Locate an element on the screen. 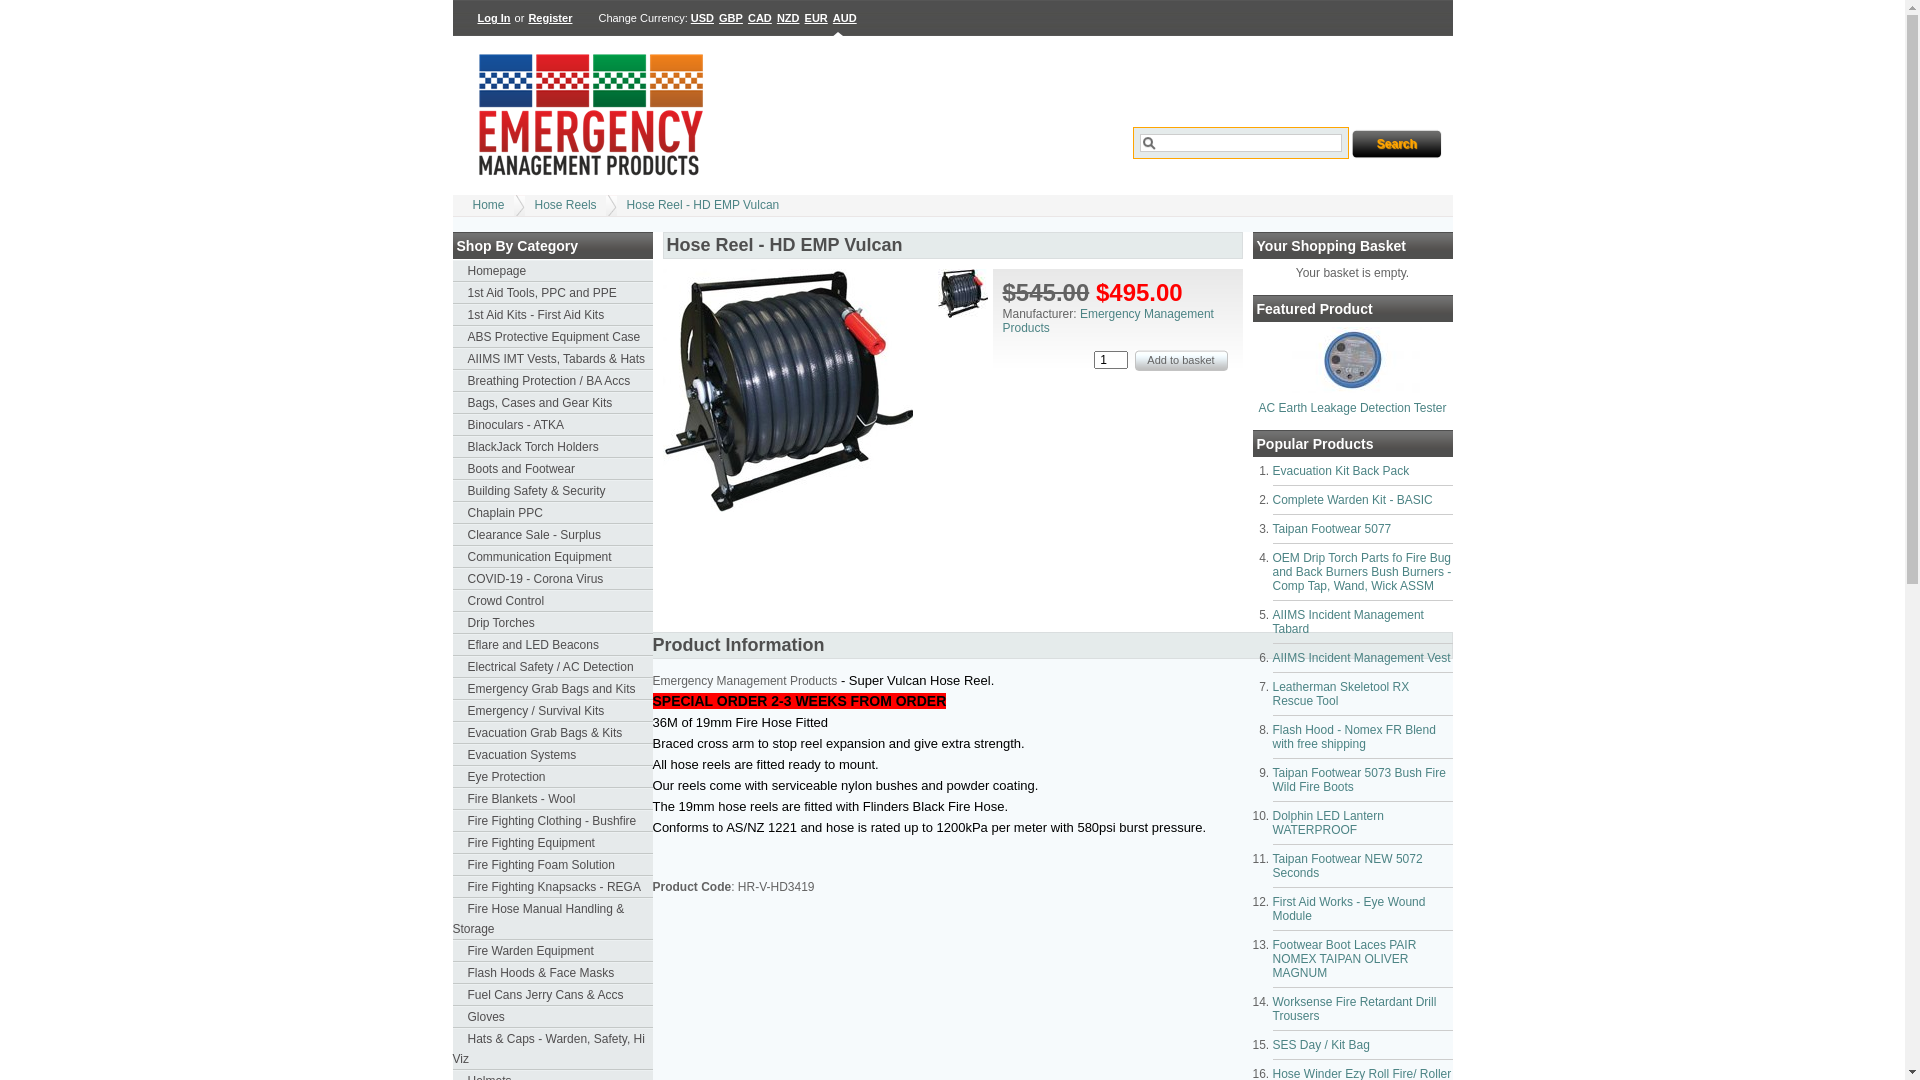 The width and height of the screenshot is (1920, 1080). 'Fire Fighting Knapsacks - REGA' is located at coordinates (552, 886).